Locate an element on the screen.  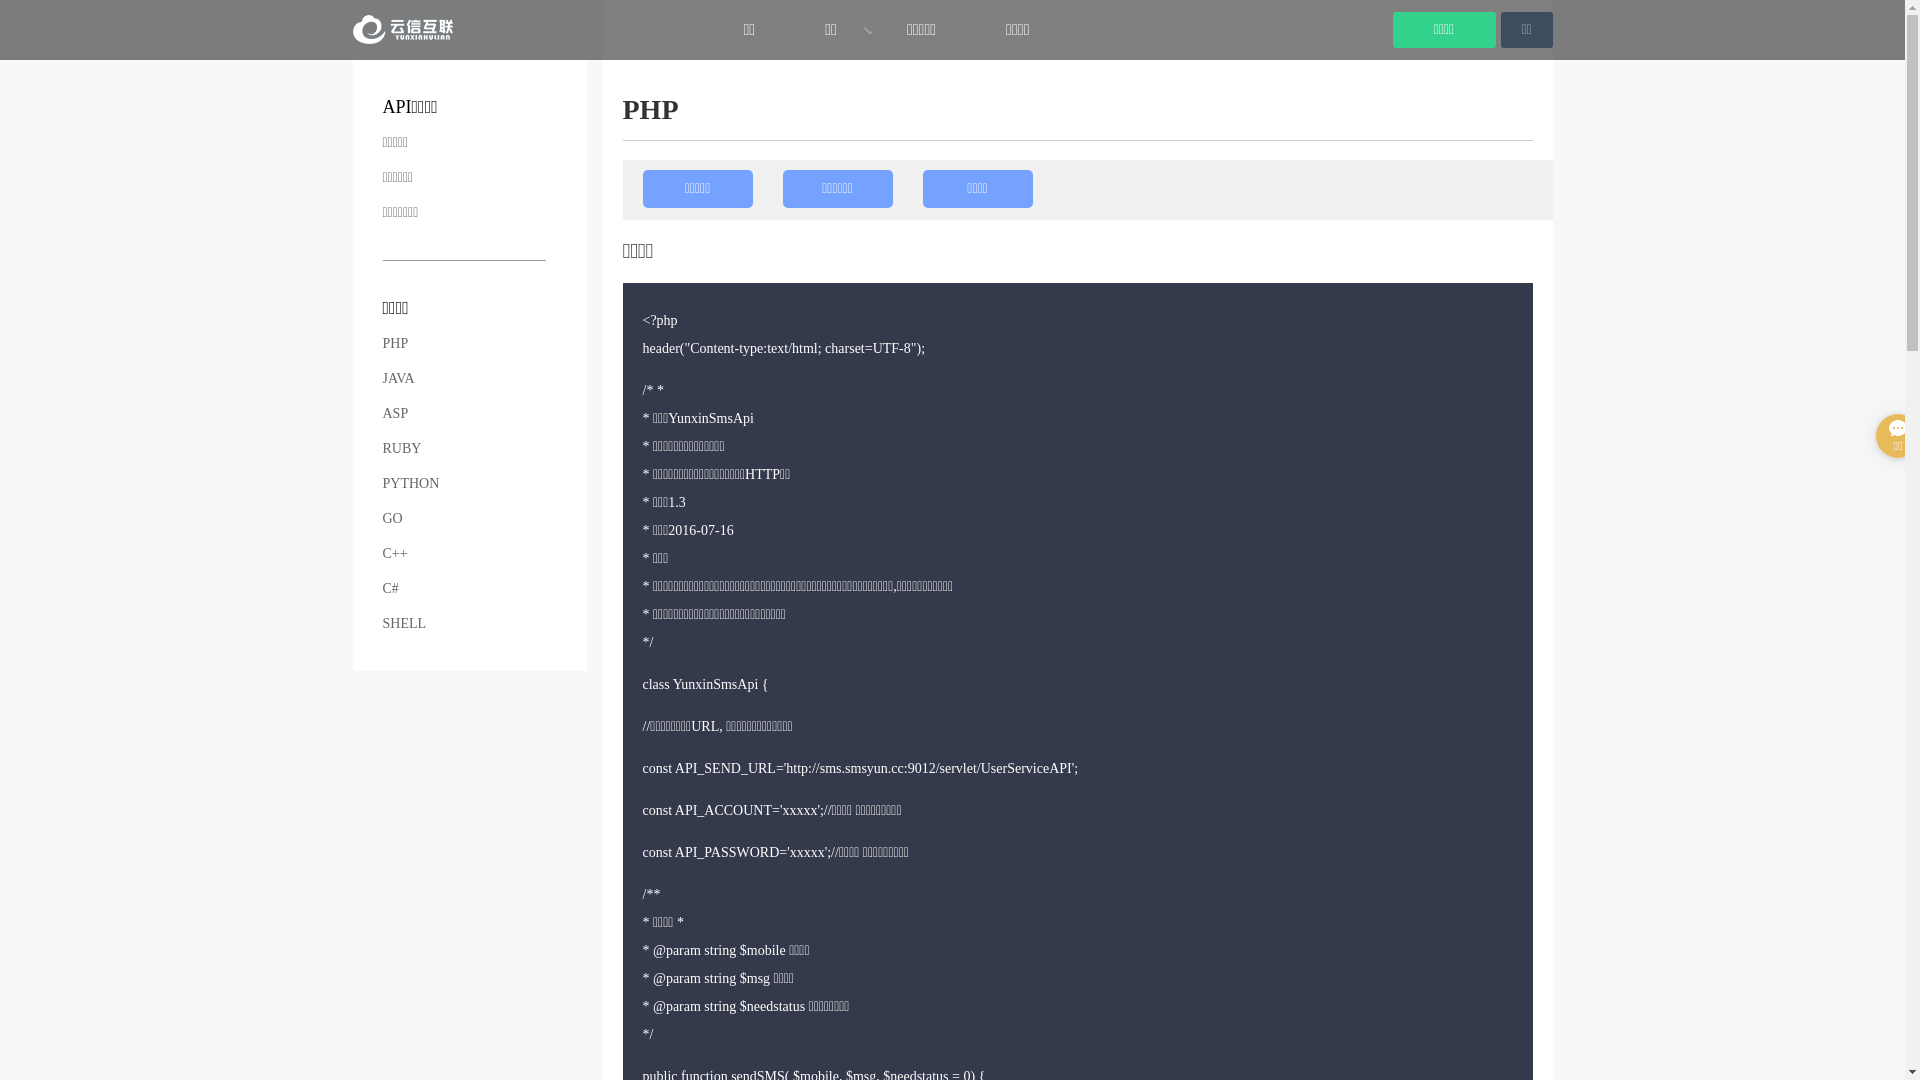
'PYTHON' is located at coordinates (409, 483).